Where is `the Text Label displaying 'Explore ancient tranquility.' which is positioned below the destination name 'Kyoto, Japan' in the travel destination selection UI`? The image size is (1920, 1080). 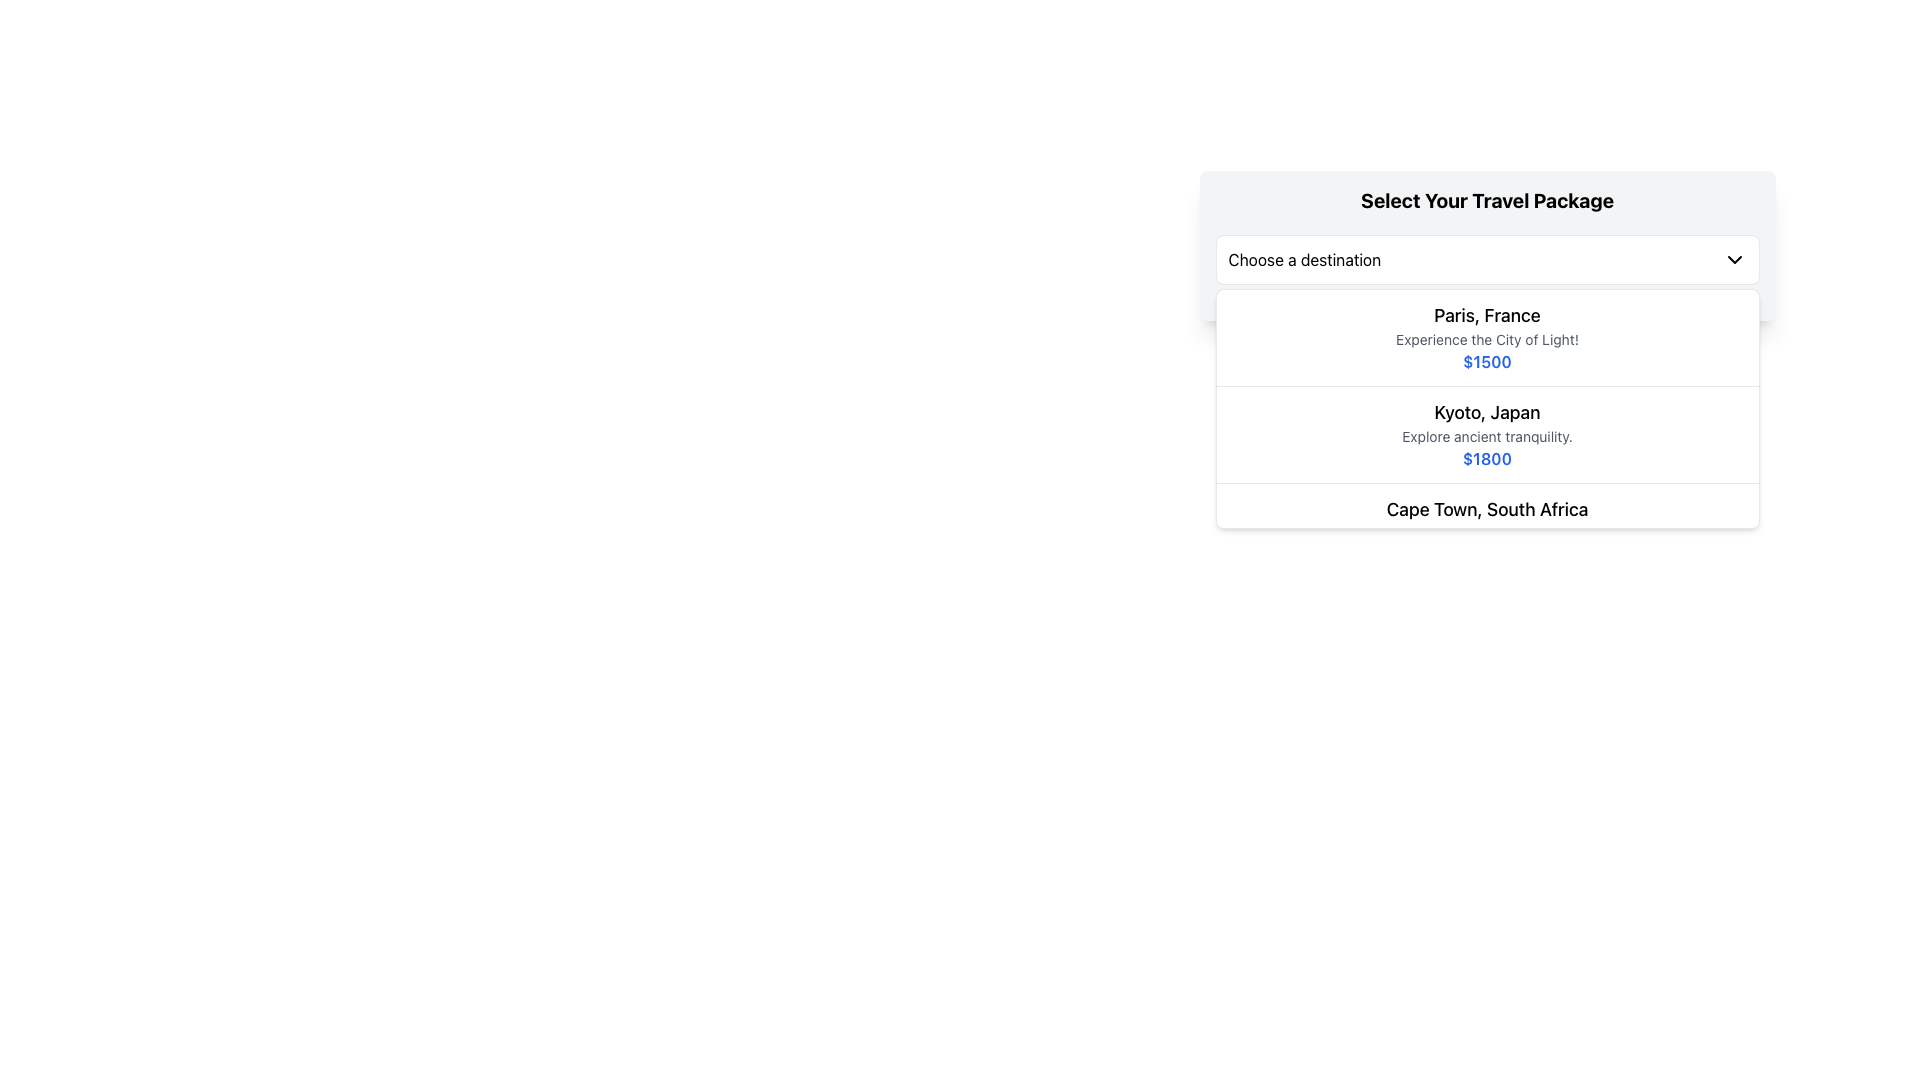 the Text Label displaying 'Explore ancient tranquility.' which is positioned below the destination name 'Kyoto, Japan' in the travel destination selection UI is located at coordinates (1487, 435).